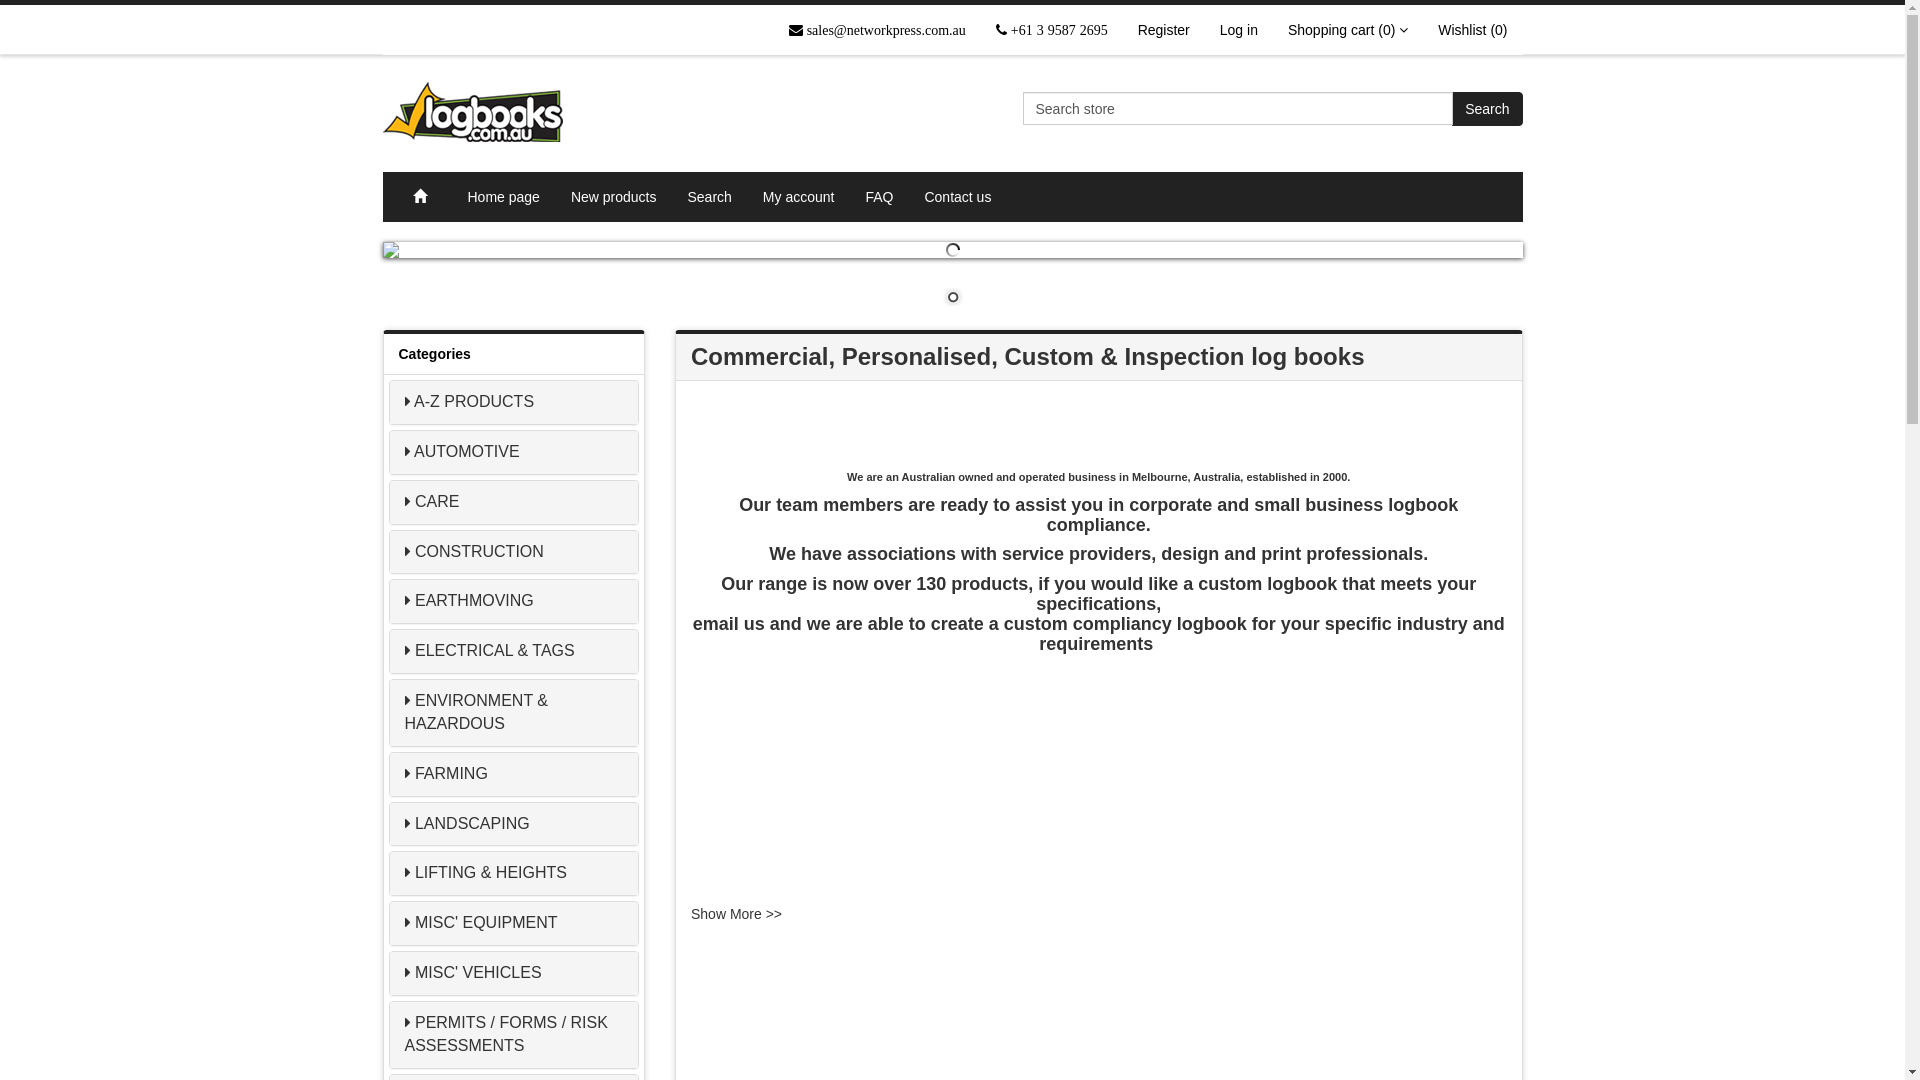 The width and height of the screenshot is (1920, 1080). Describe the element at coordinates (1487, 108) in the screenshot. I see `'Search'` at that location.